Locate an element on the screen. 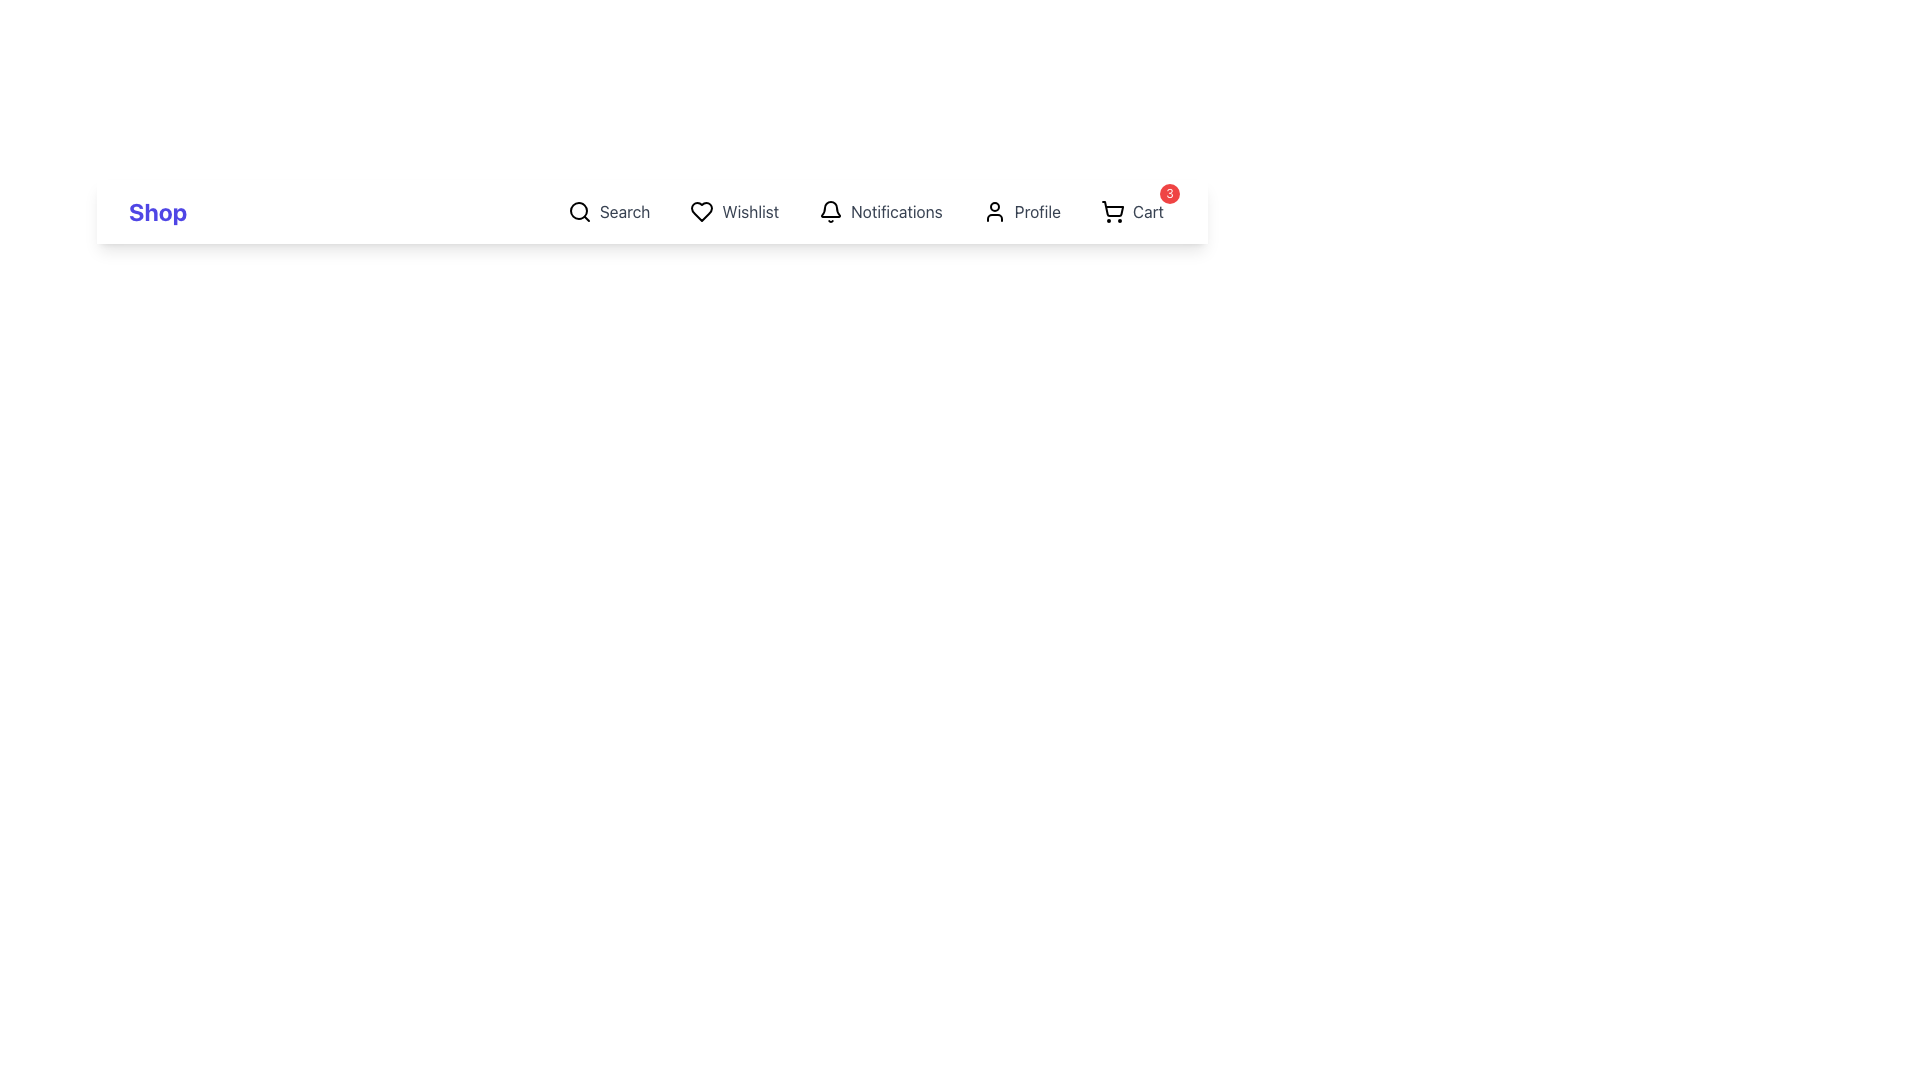 The height and width of the screenshot is (1080, 1920). the shopping cart icon in the top-right section of the navigation bar to proceed to the shopping cart page is located at coordinates (1112, 209).